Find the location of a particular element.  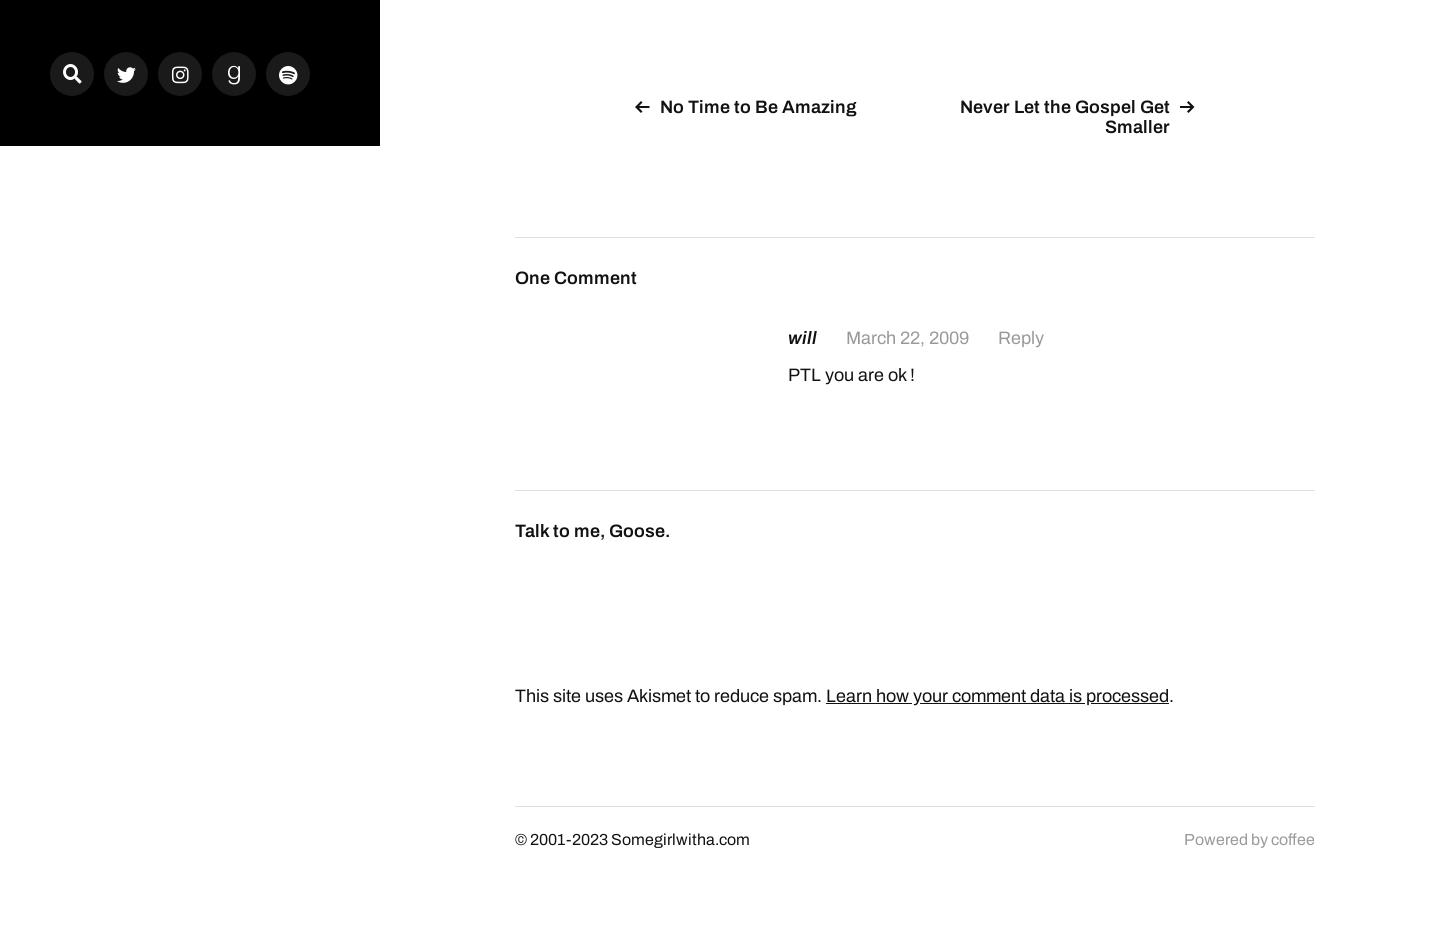

'Reply' is located at coordinates (1020, 335).